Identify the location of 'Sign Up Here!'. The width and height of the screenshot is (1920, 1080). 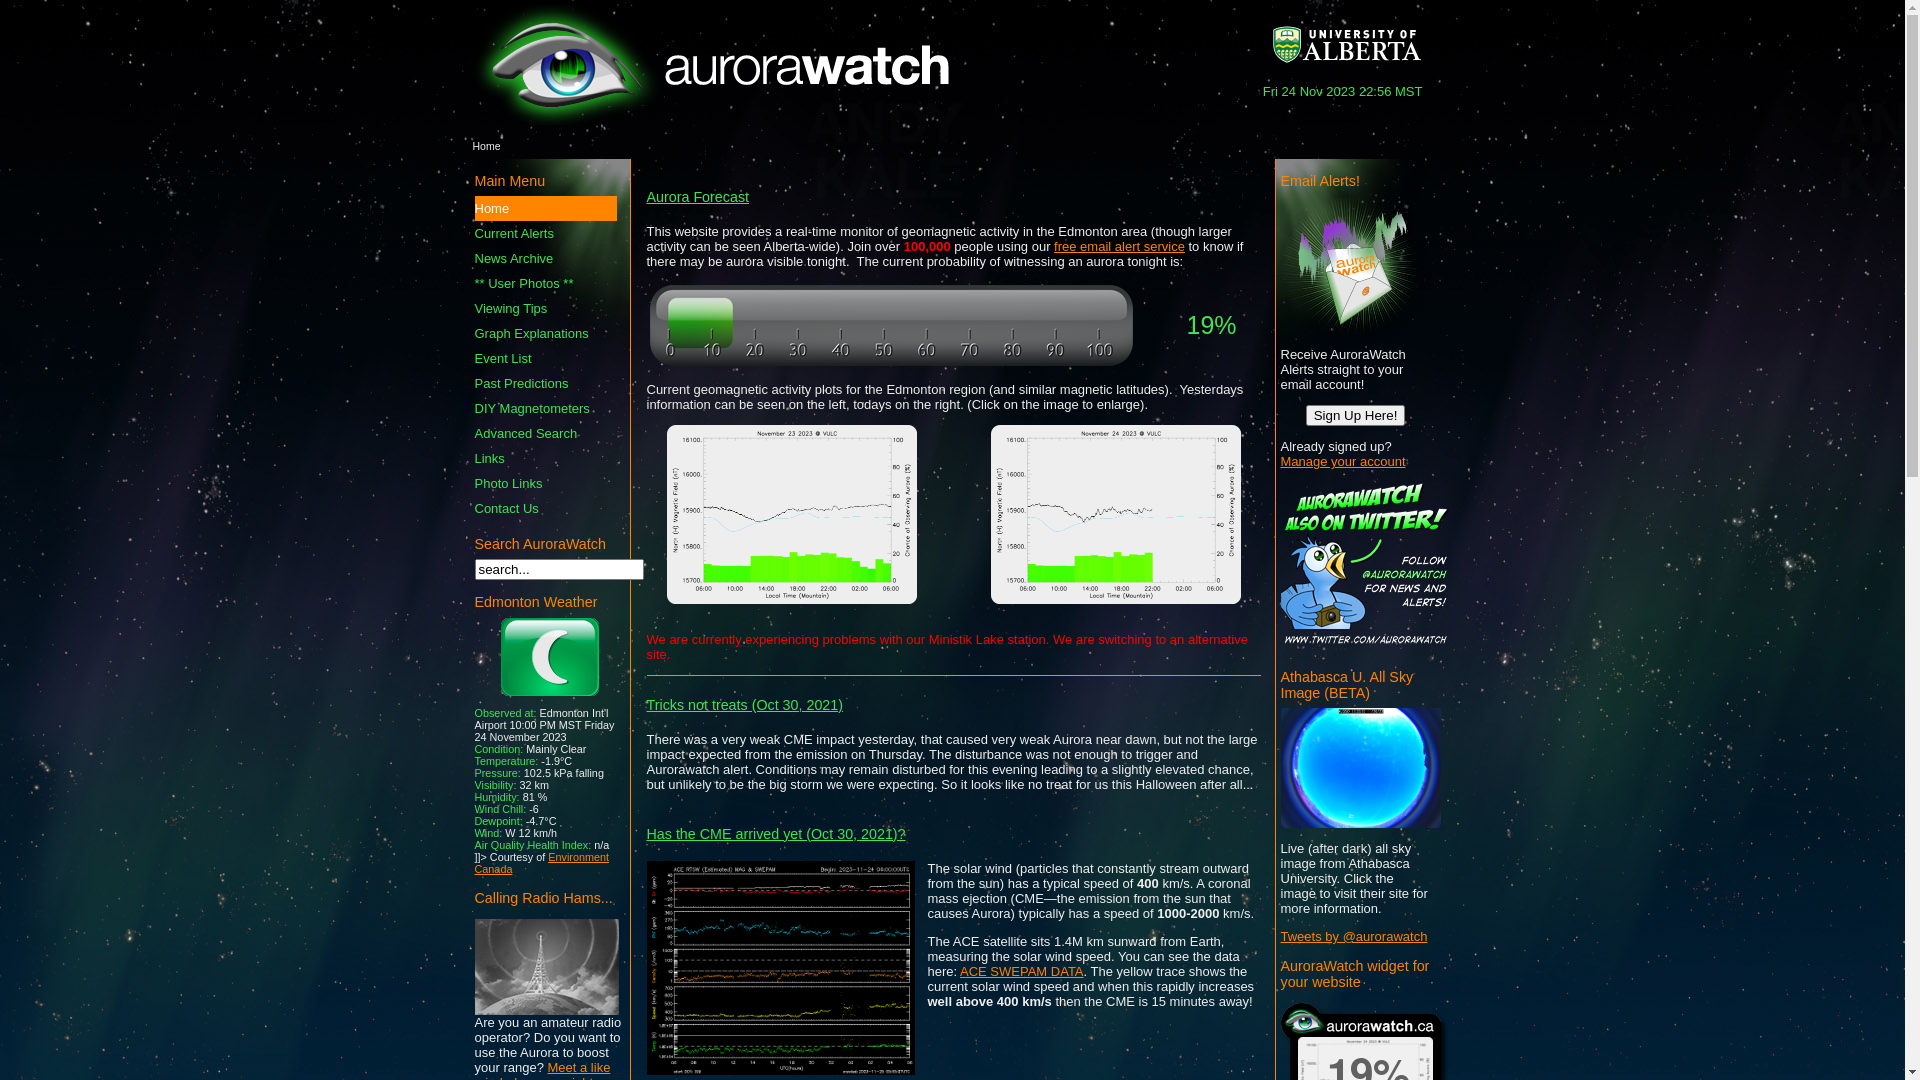
(1356, 414).